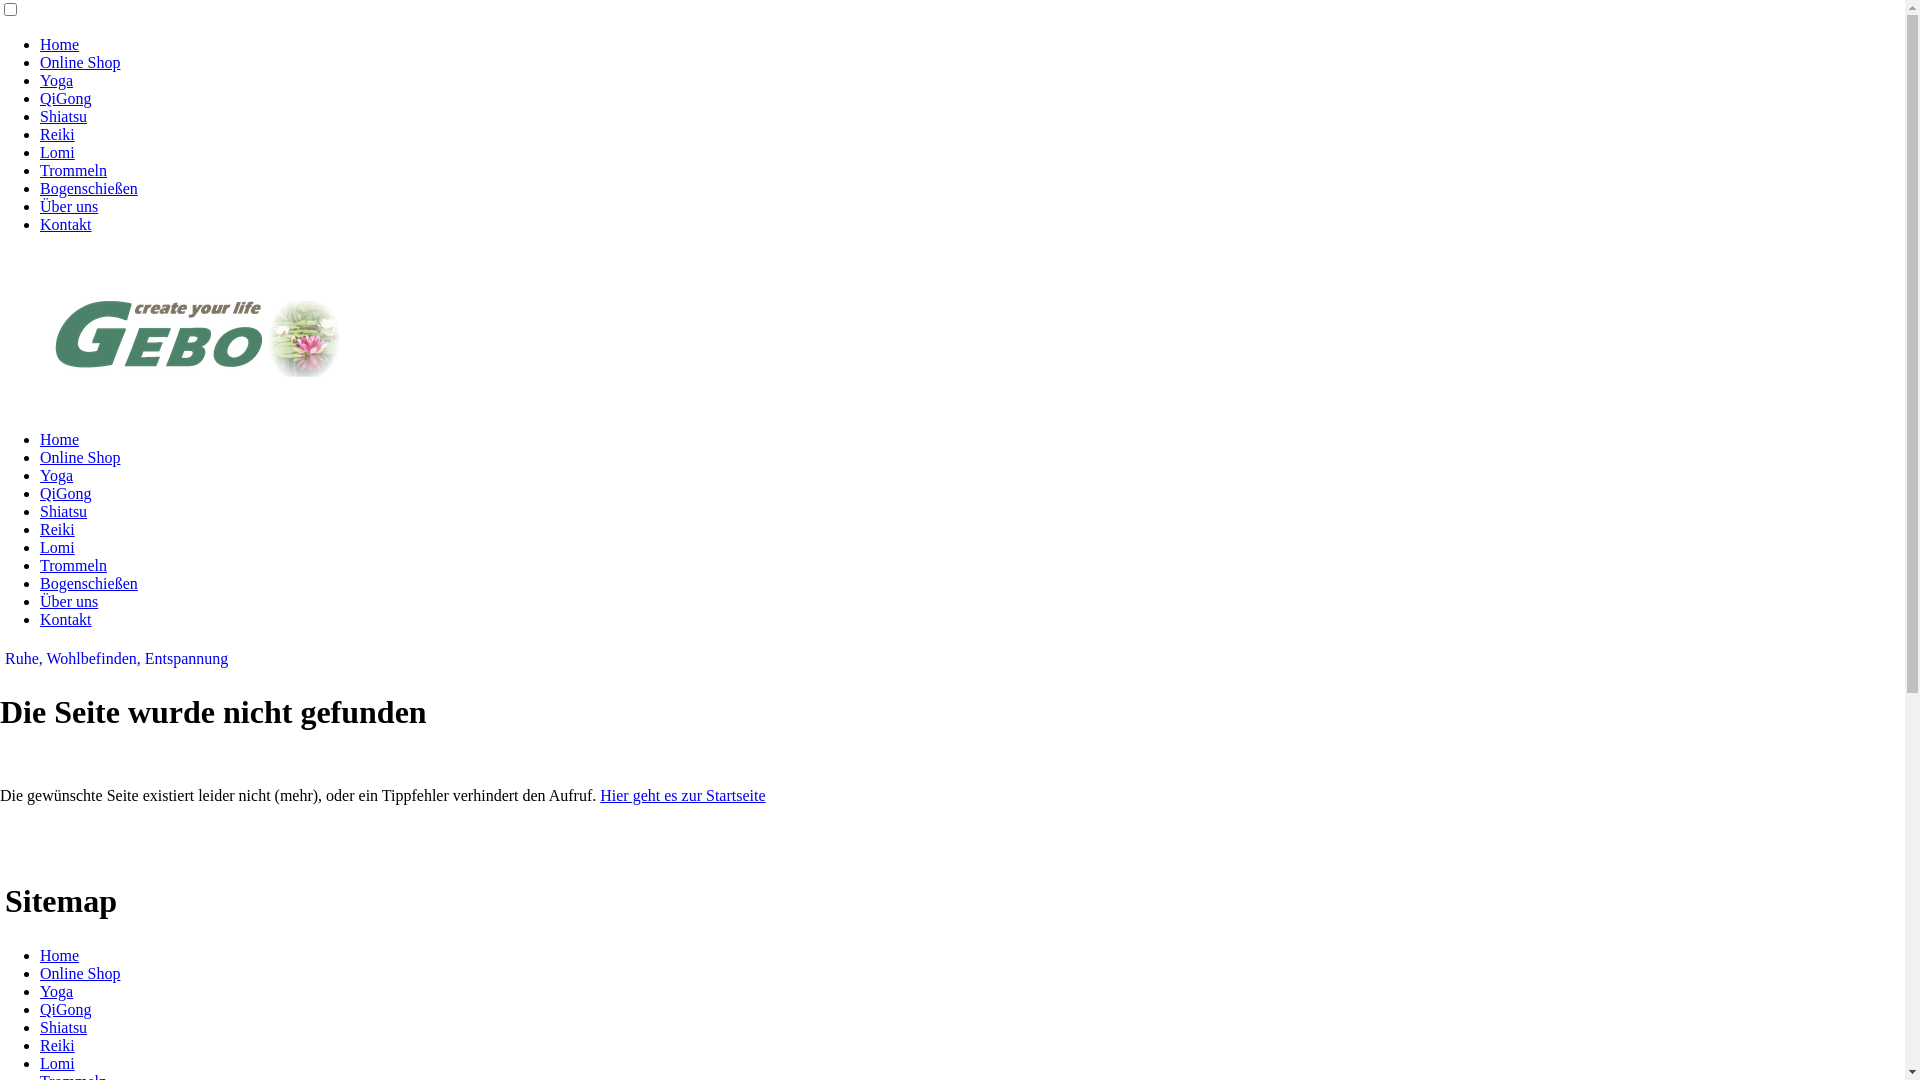 The width and height of the screenshot is (1920, 1080). What do you see at coordinates (682, 794) in the screenshot?
I see `'Hier geht es zur Startseite'` at bounding box center [682, 794].